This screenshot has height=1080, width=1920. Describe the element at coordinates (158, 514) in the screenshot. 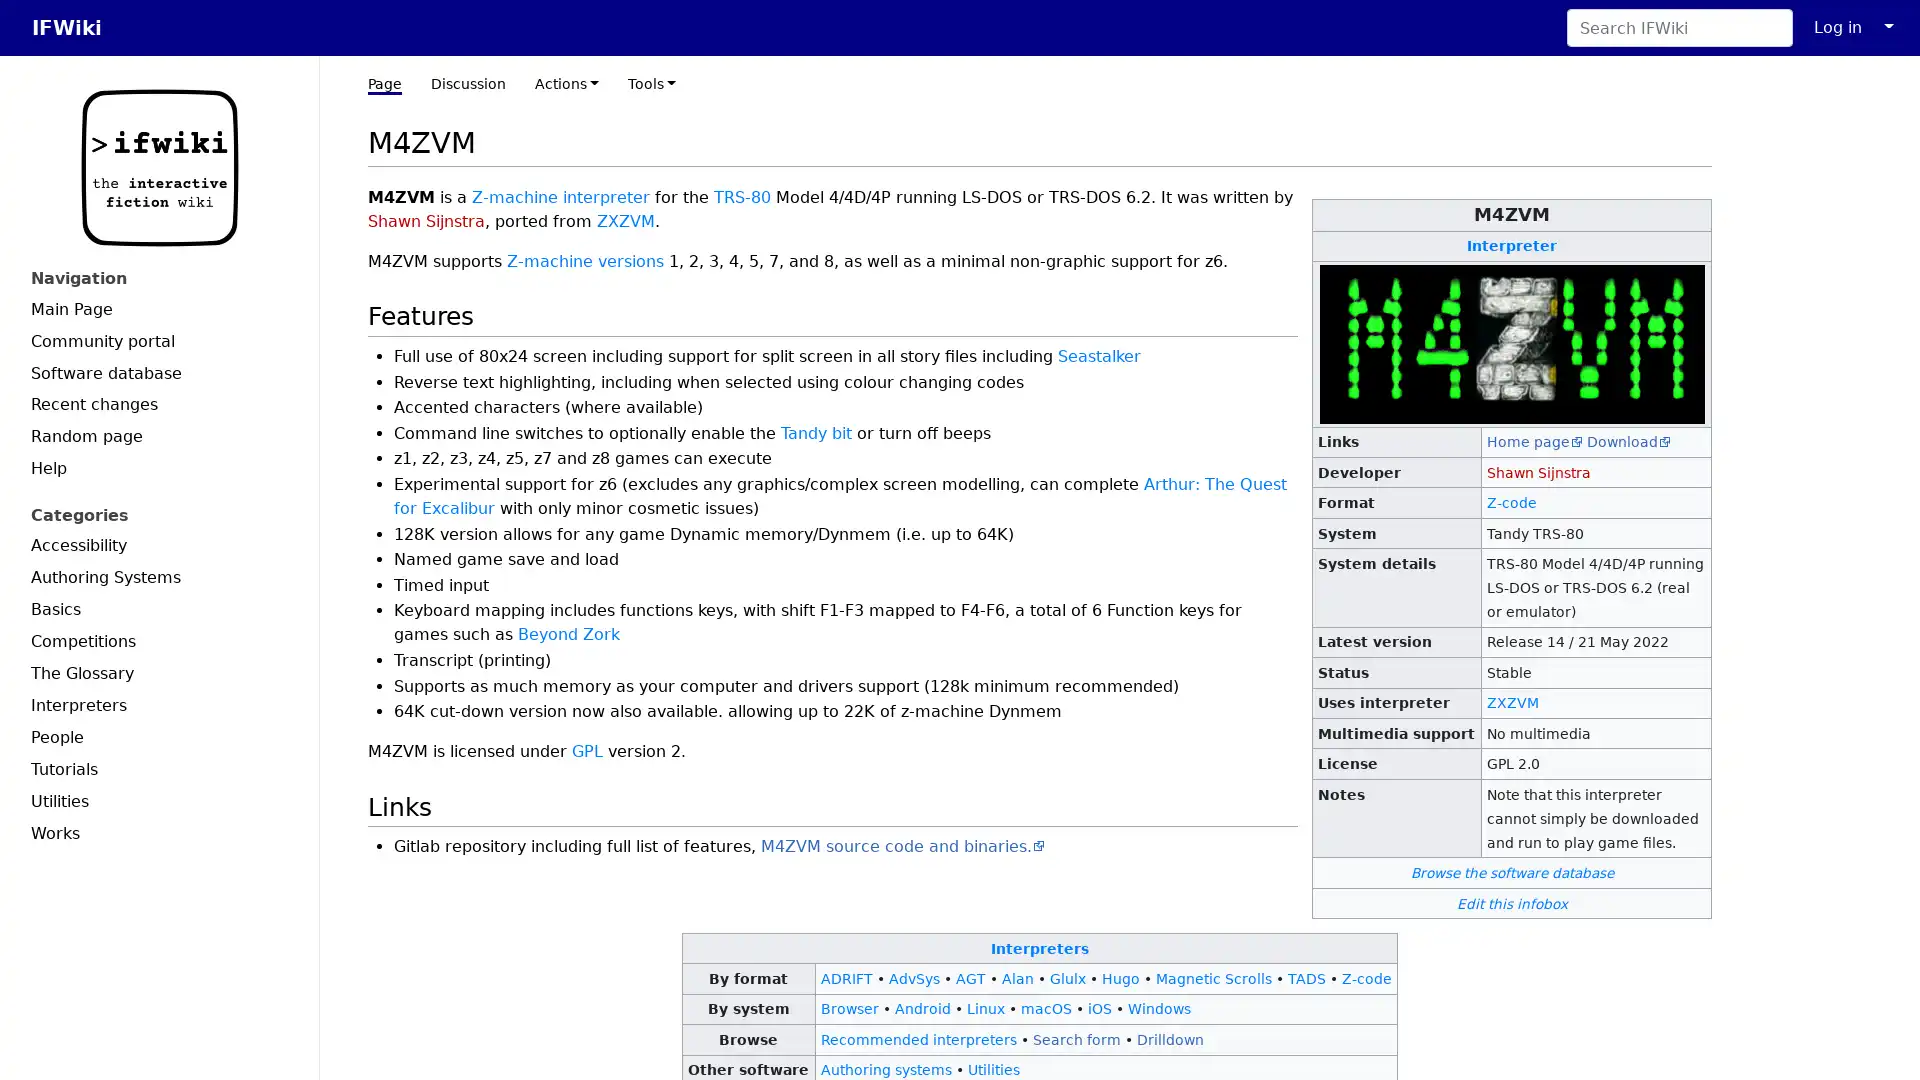

I see `Categories` at that location.